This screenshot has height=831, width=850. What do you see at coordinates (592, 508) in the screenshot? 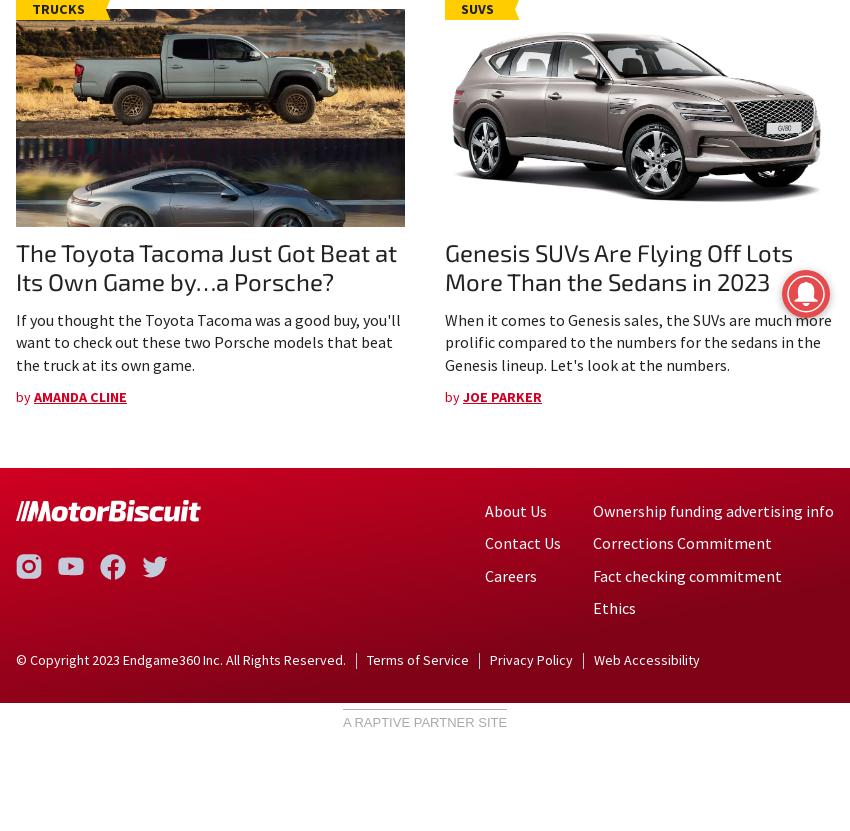
I see `'Ownership funding advertising info'` at bounding box center [592, 508].